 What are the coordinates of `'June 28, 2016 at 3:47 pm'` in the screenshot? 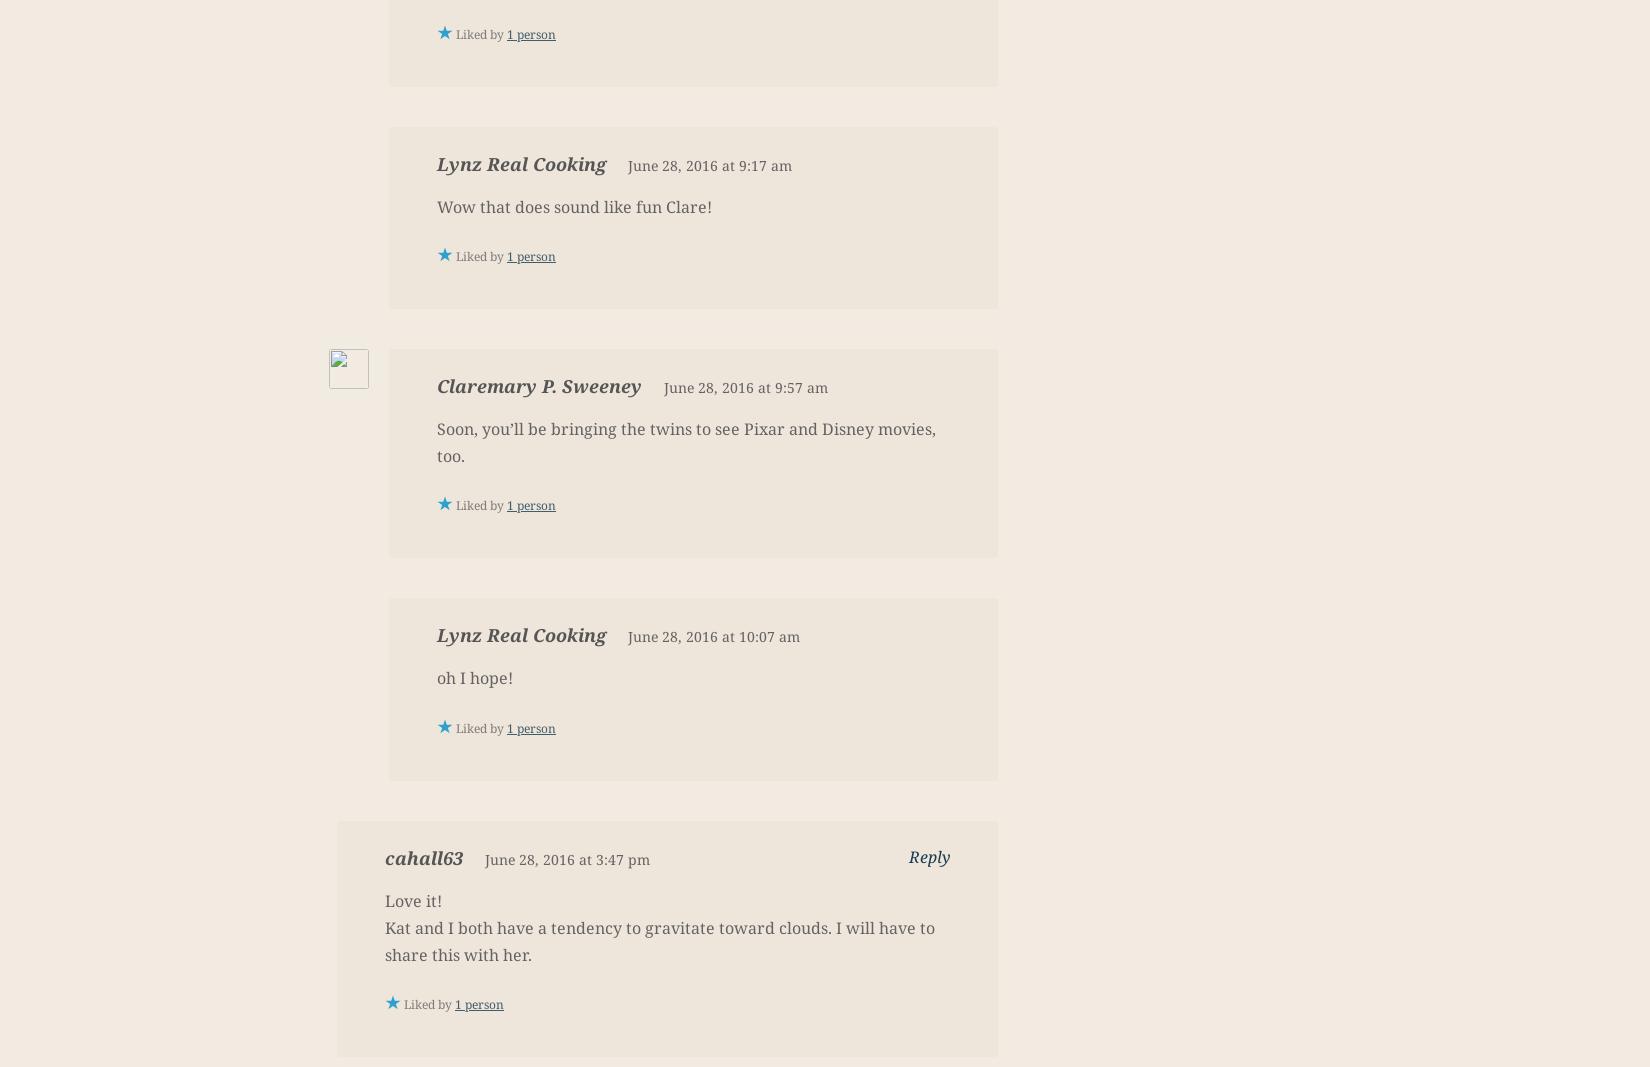 It's located at (566, 857).